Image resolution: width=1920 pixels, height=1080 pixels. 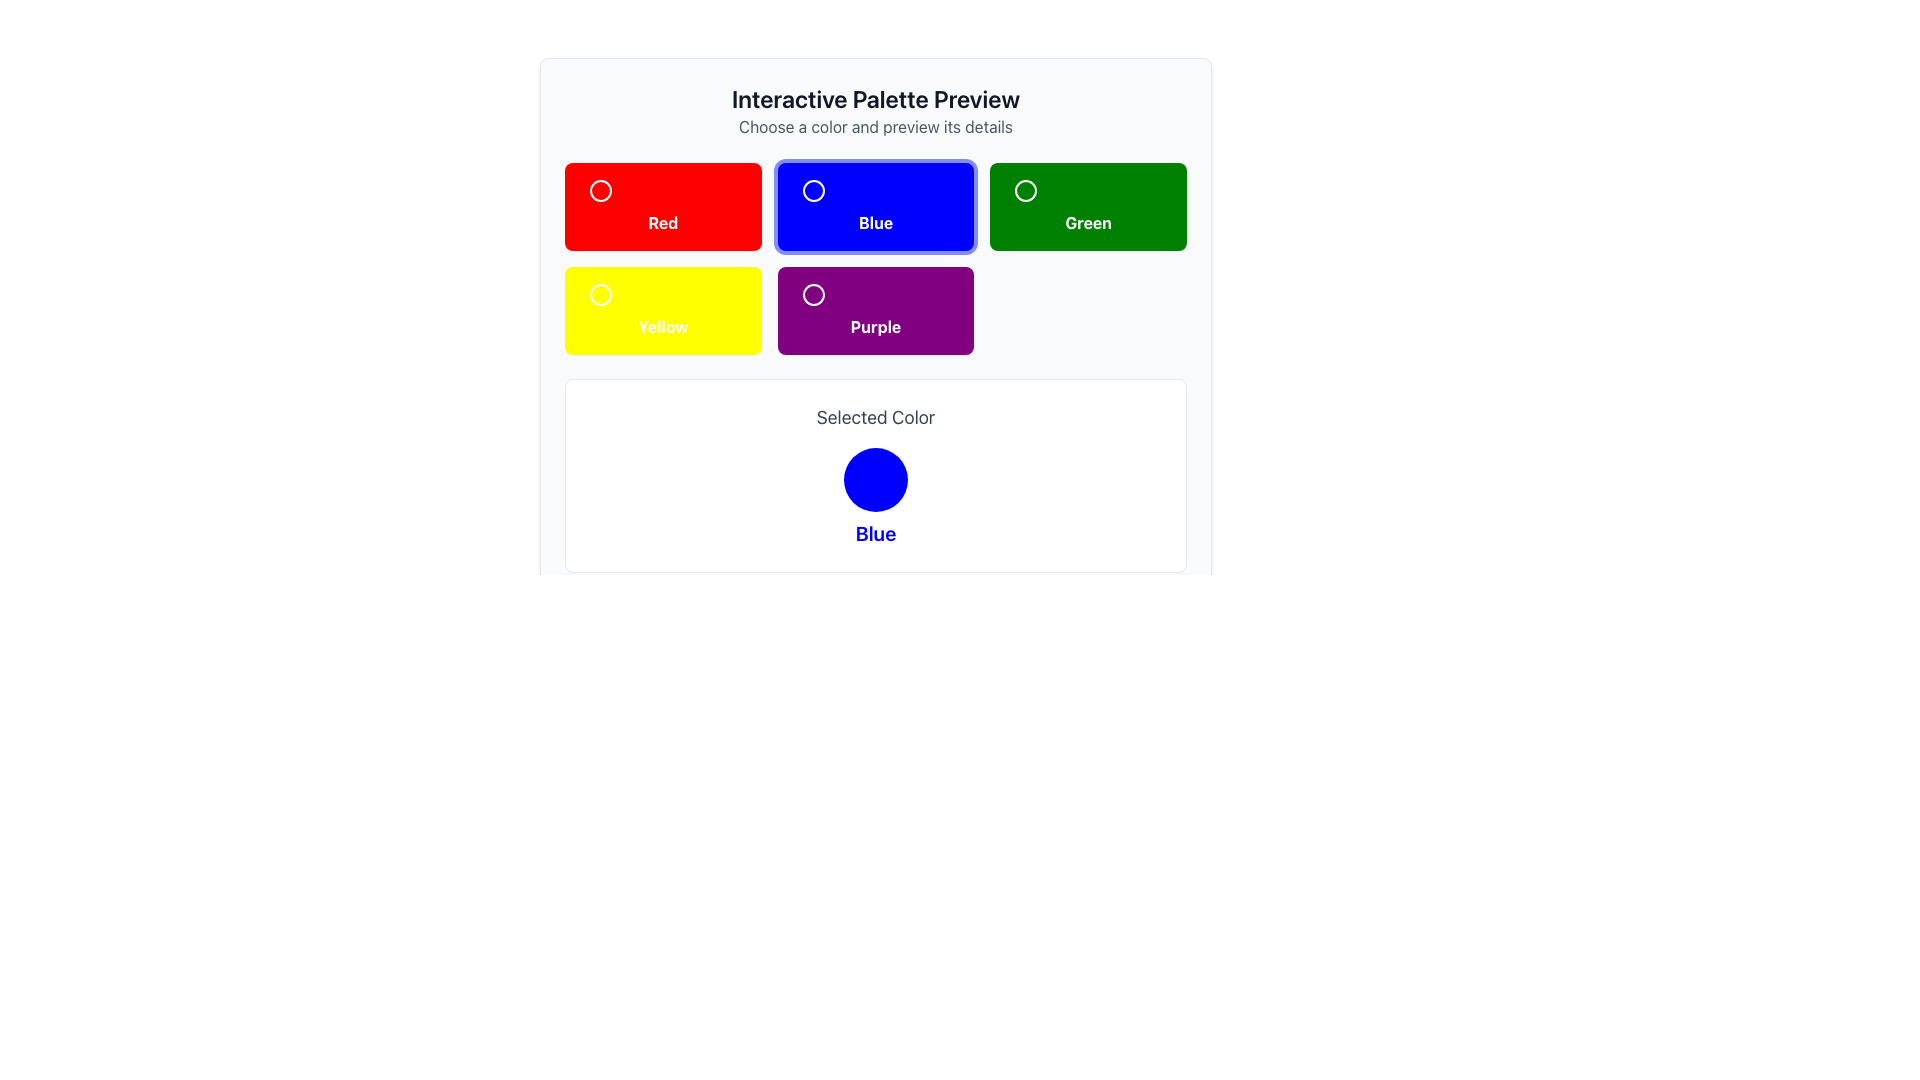 I want to click on the text element labeled 'Green', which is centrally positioned within the green button in the top-right corner of the color selection grid, so click(x=1087, y=223).